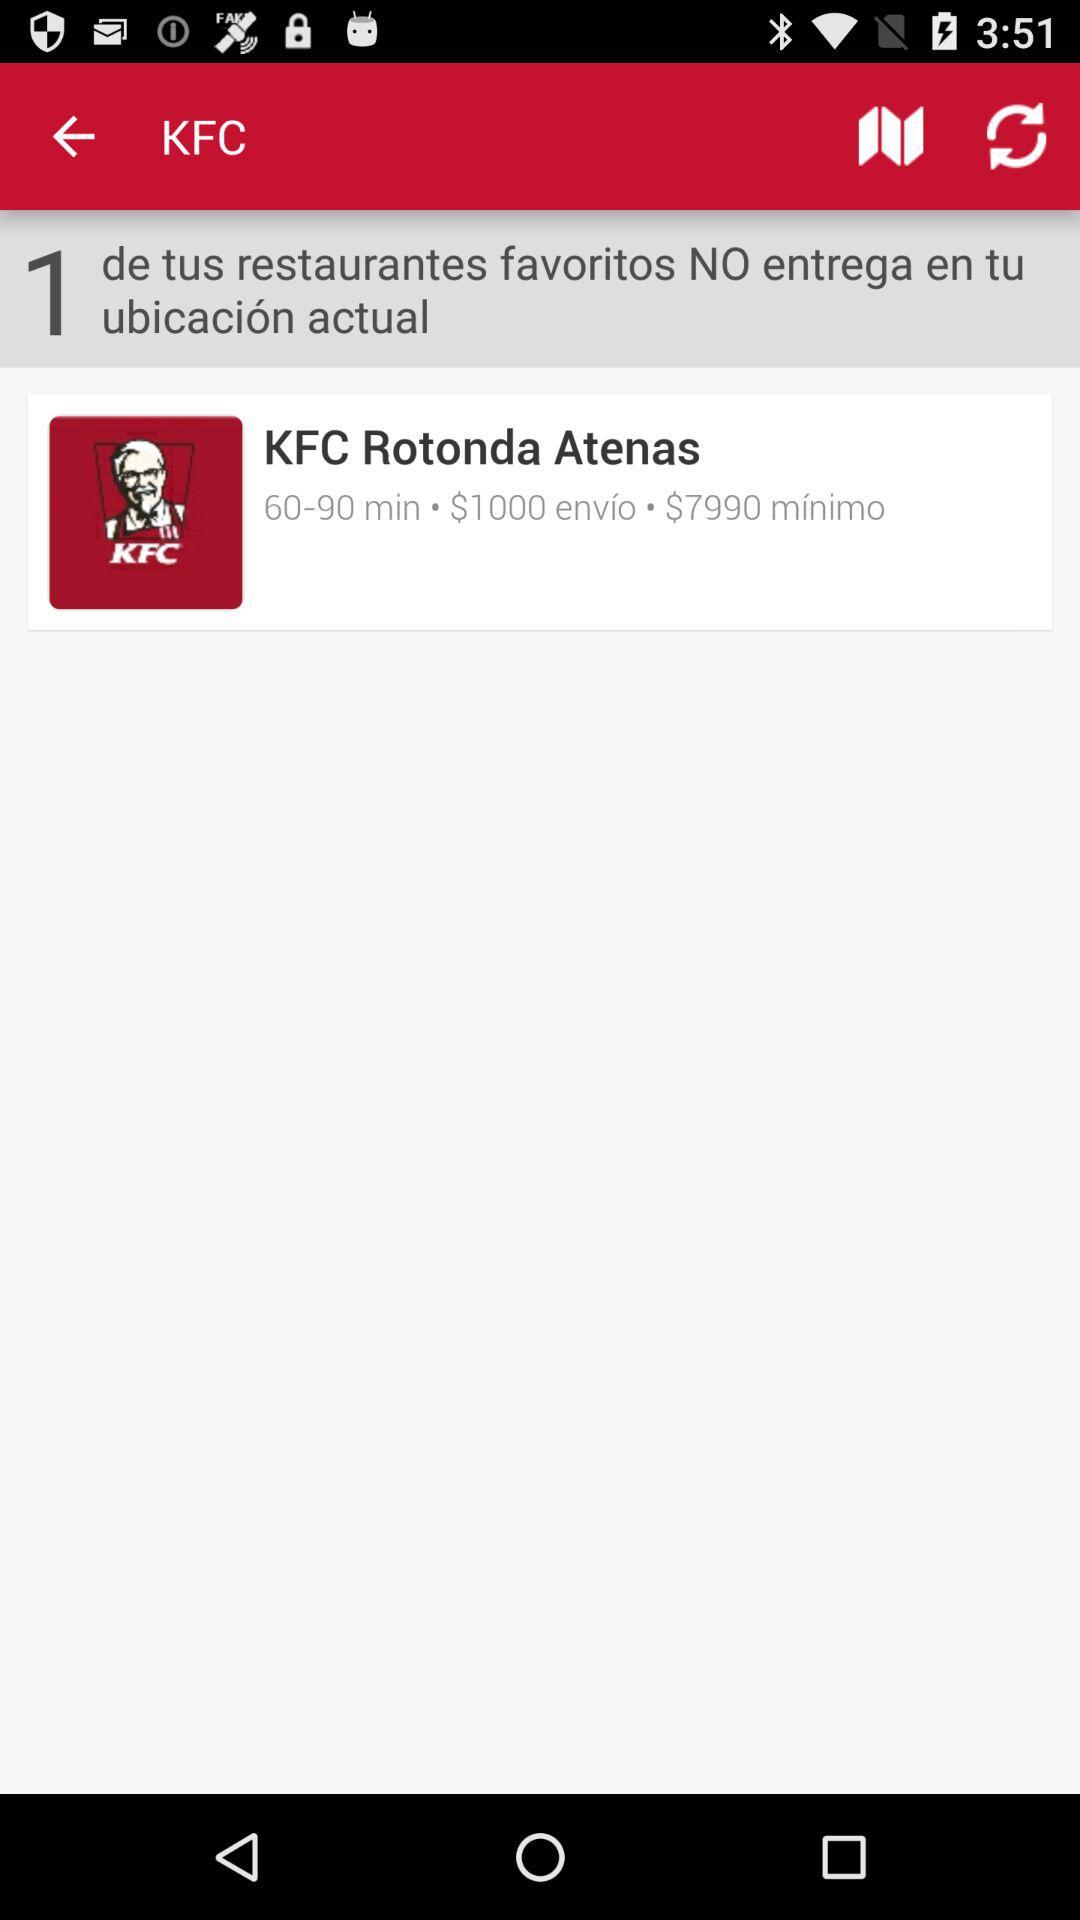  I want to click on 1, so click(51, 287).